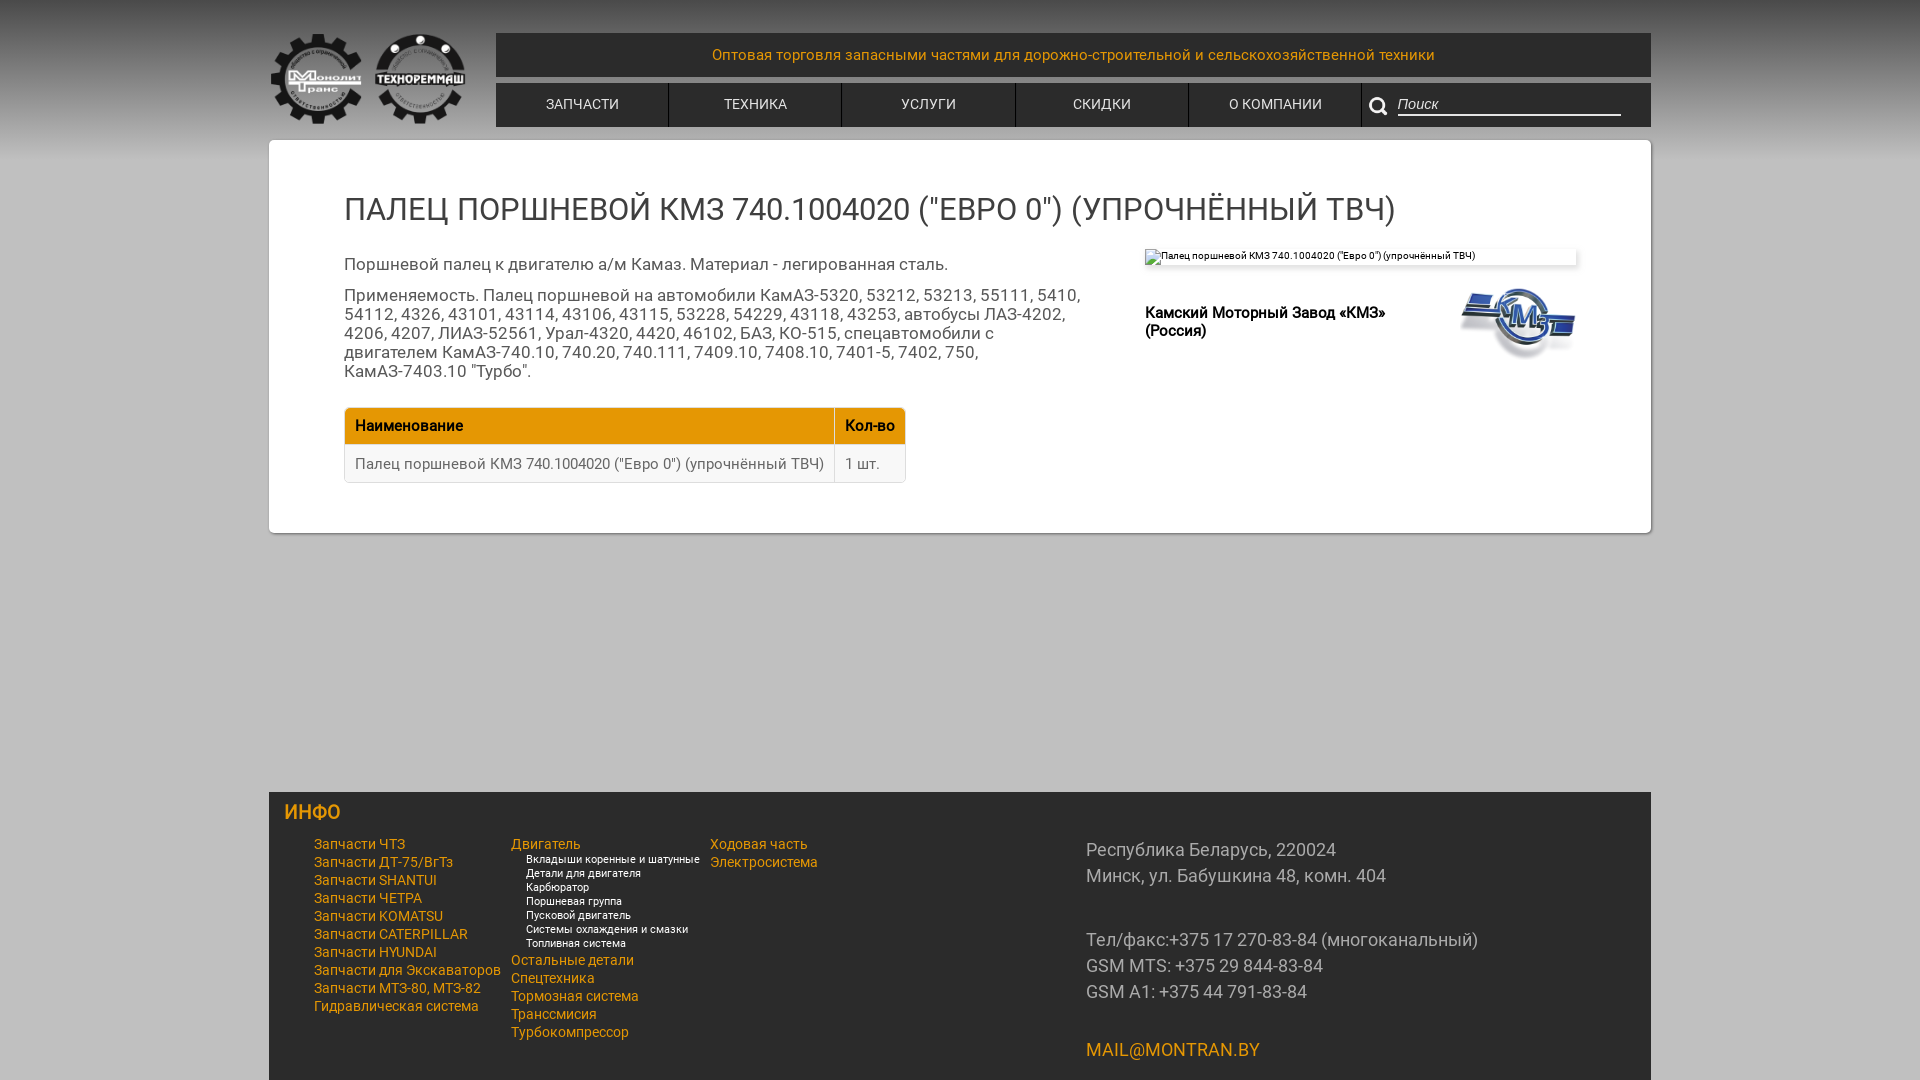 This screenshot has height=1080, width=1920. What do you see at coordinates (1247, 964) in the screenshot?
I see `'+375 29 844-83-84'` at bounding box center [1247, 964].